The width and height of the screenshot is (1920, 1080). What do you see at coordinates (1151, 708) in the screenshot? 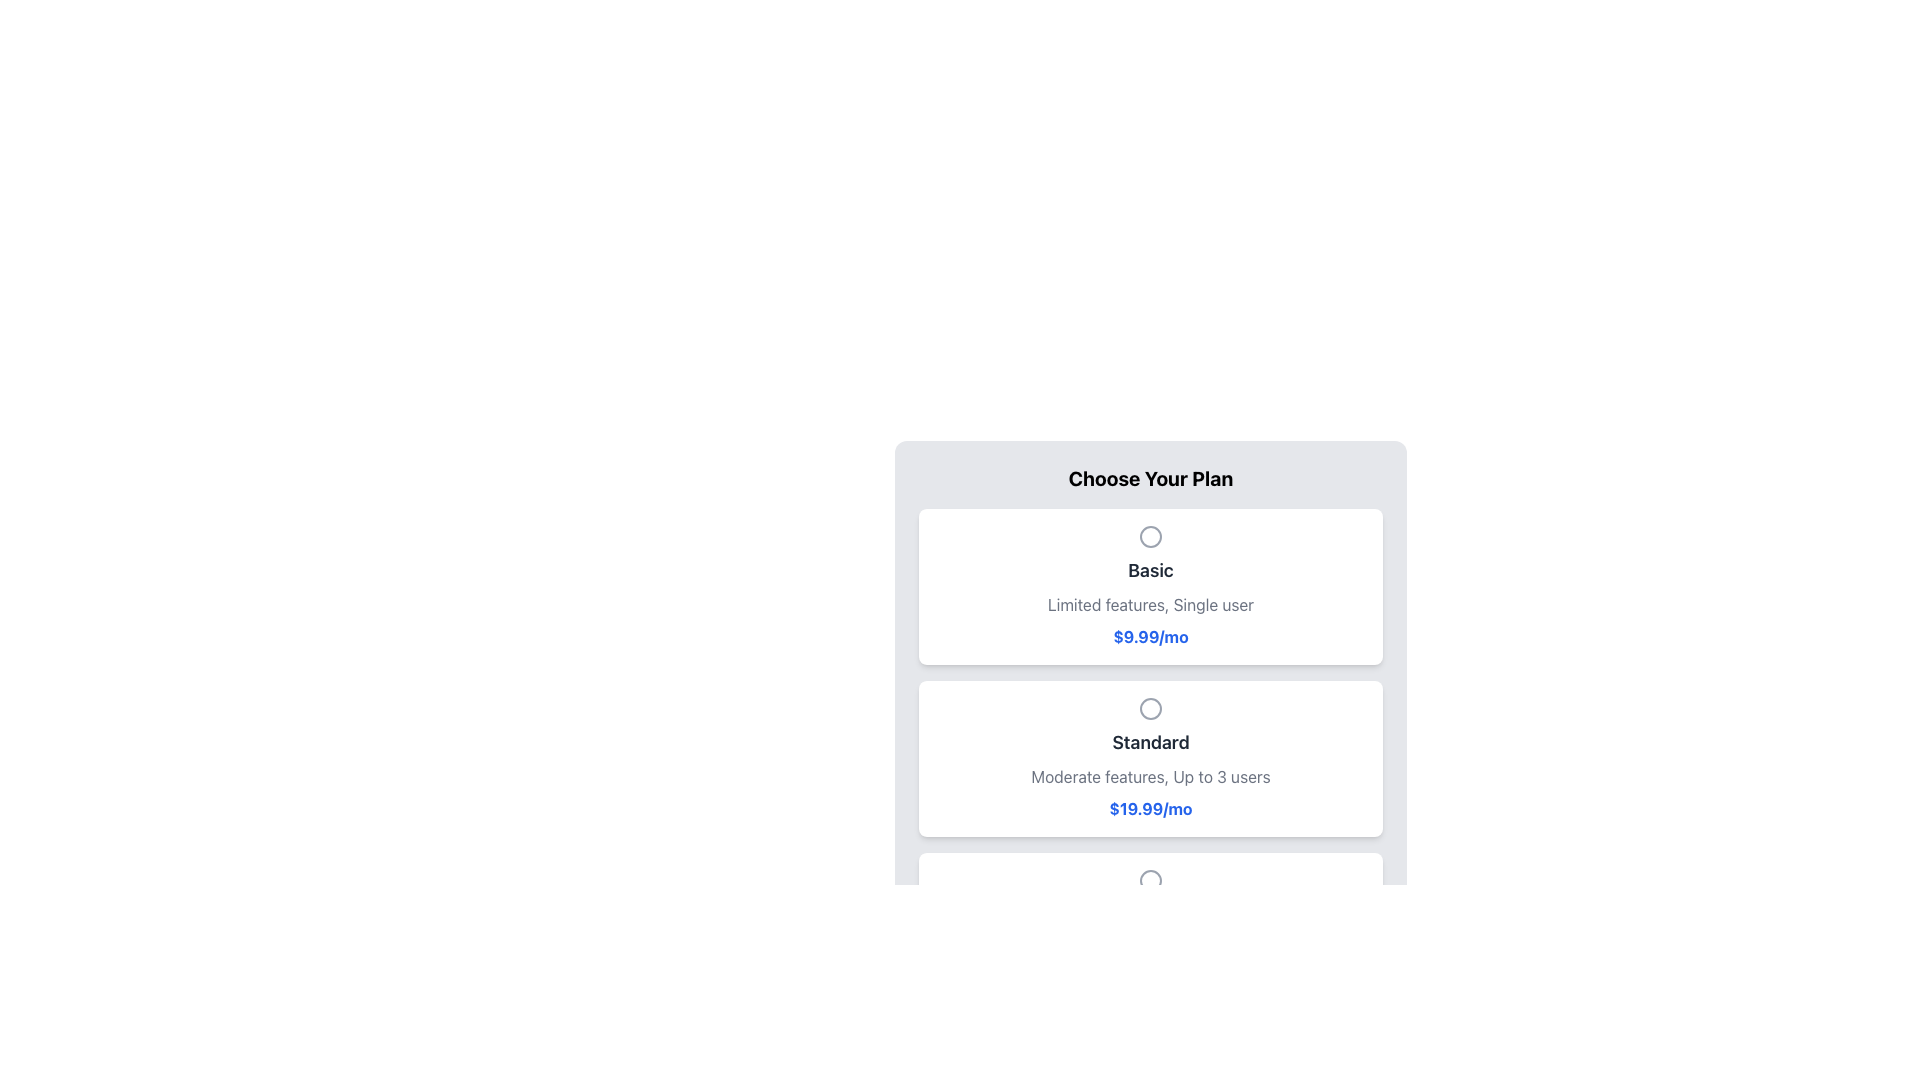
I see `the graphical icon located at the top of the 'Standard' plan card in the 'Choose Your Plan' section` at bounding box center [1151, 708].